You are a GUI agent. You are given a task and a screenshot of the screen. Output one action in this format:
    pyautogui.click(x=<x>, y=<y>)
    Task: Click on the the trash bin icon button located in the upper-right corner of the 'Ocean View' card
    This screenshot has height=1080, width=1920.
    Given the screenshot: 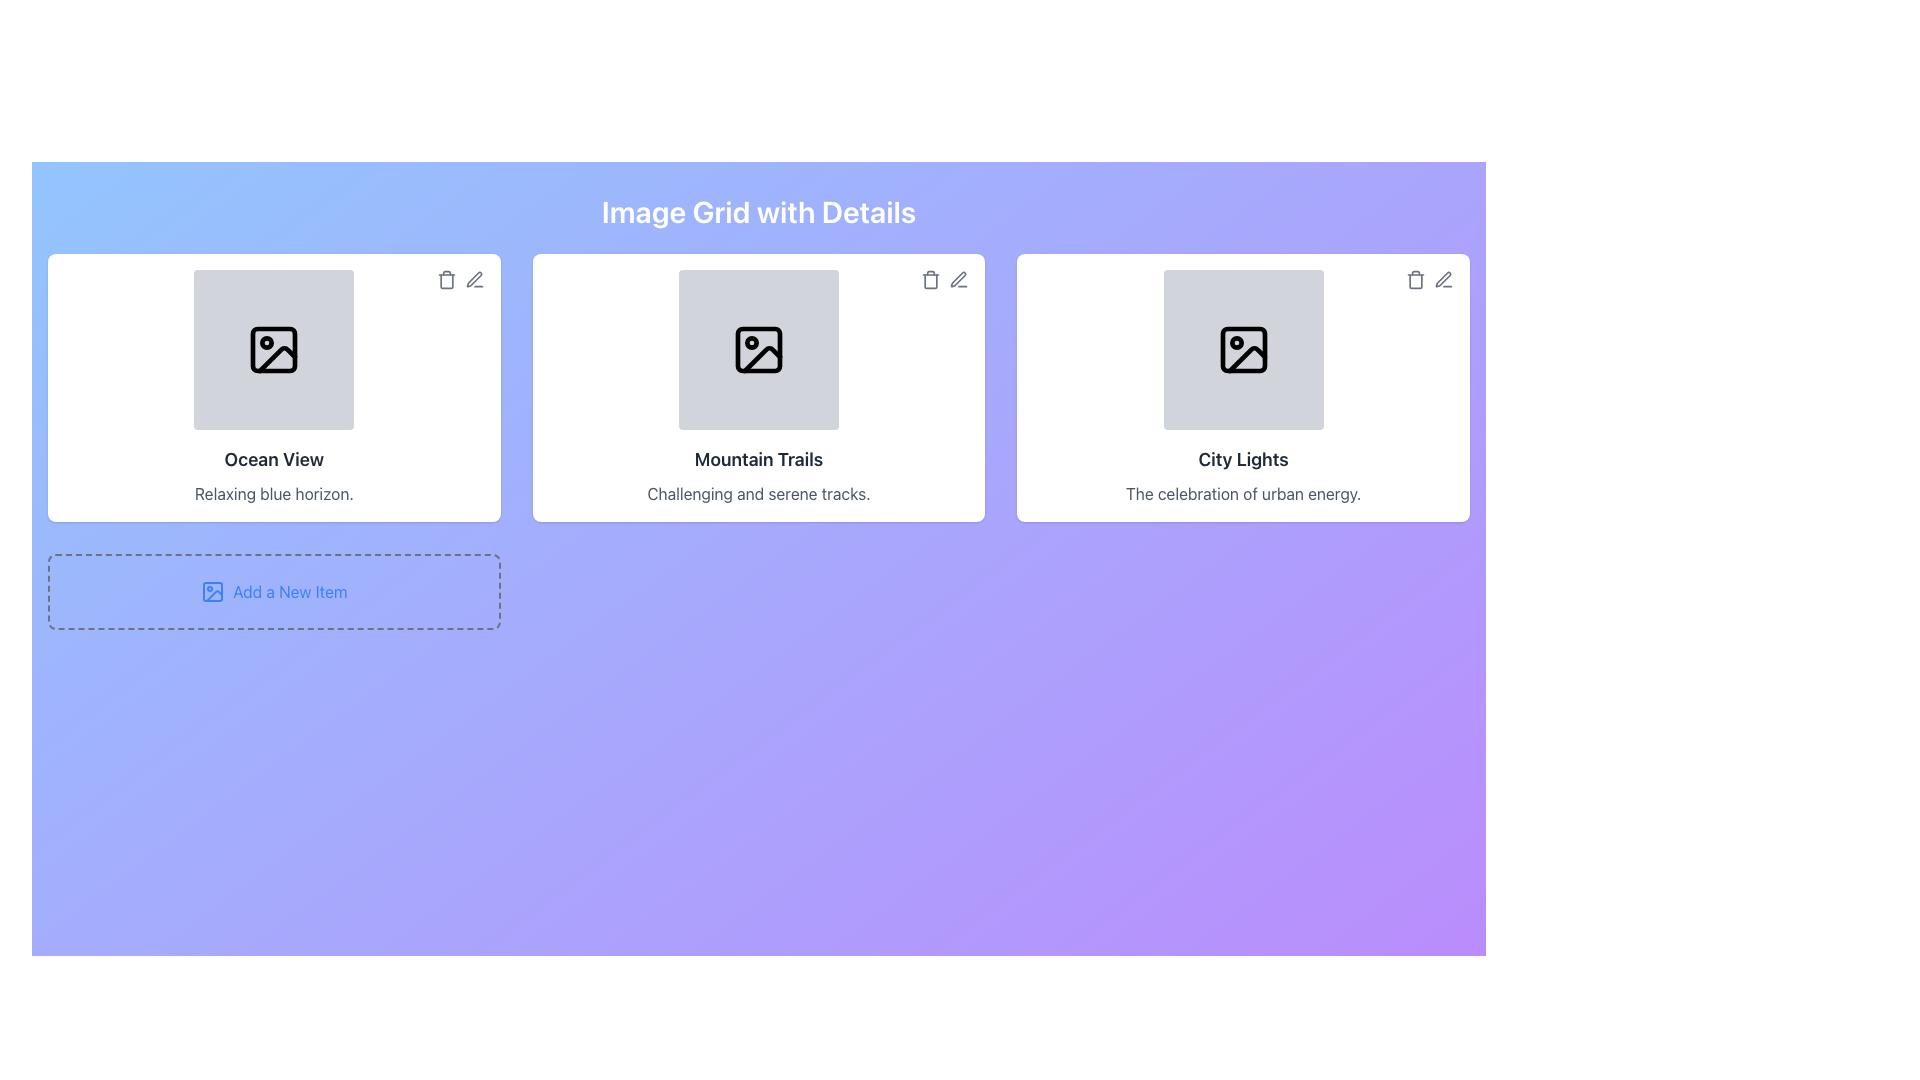 What is the action you would take?
    pyautogui.click(x=445, y=281)
    